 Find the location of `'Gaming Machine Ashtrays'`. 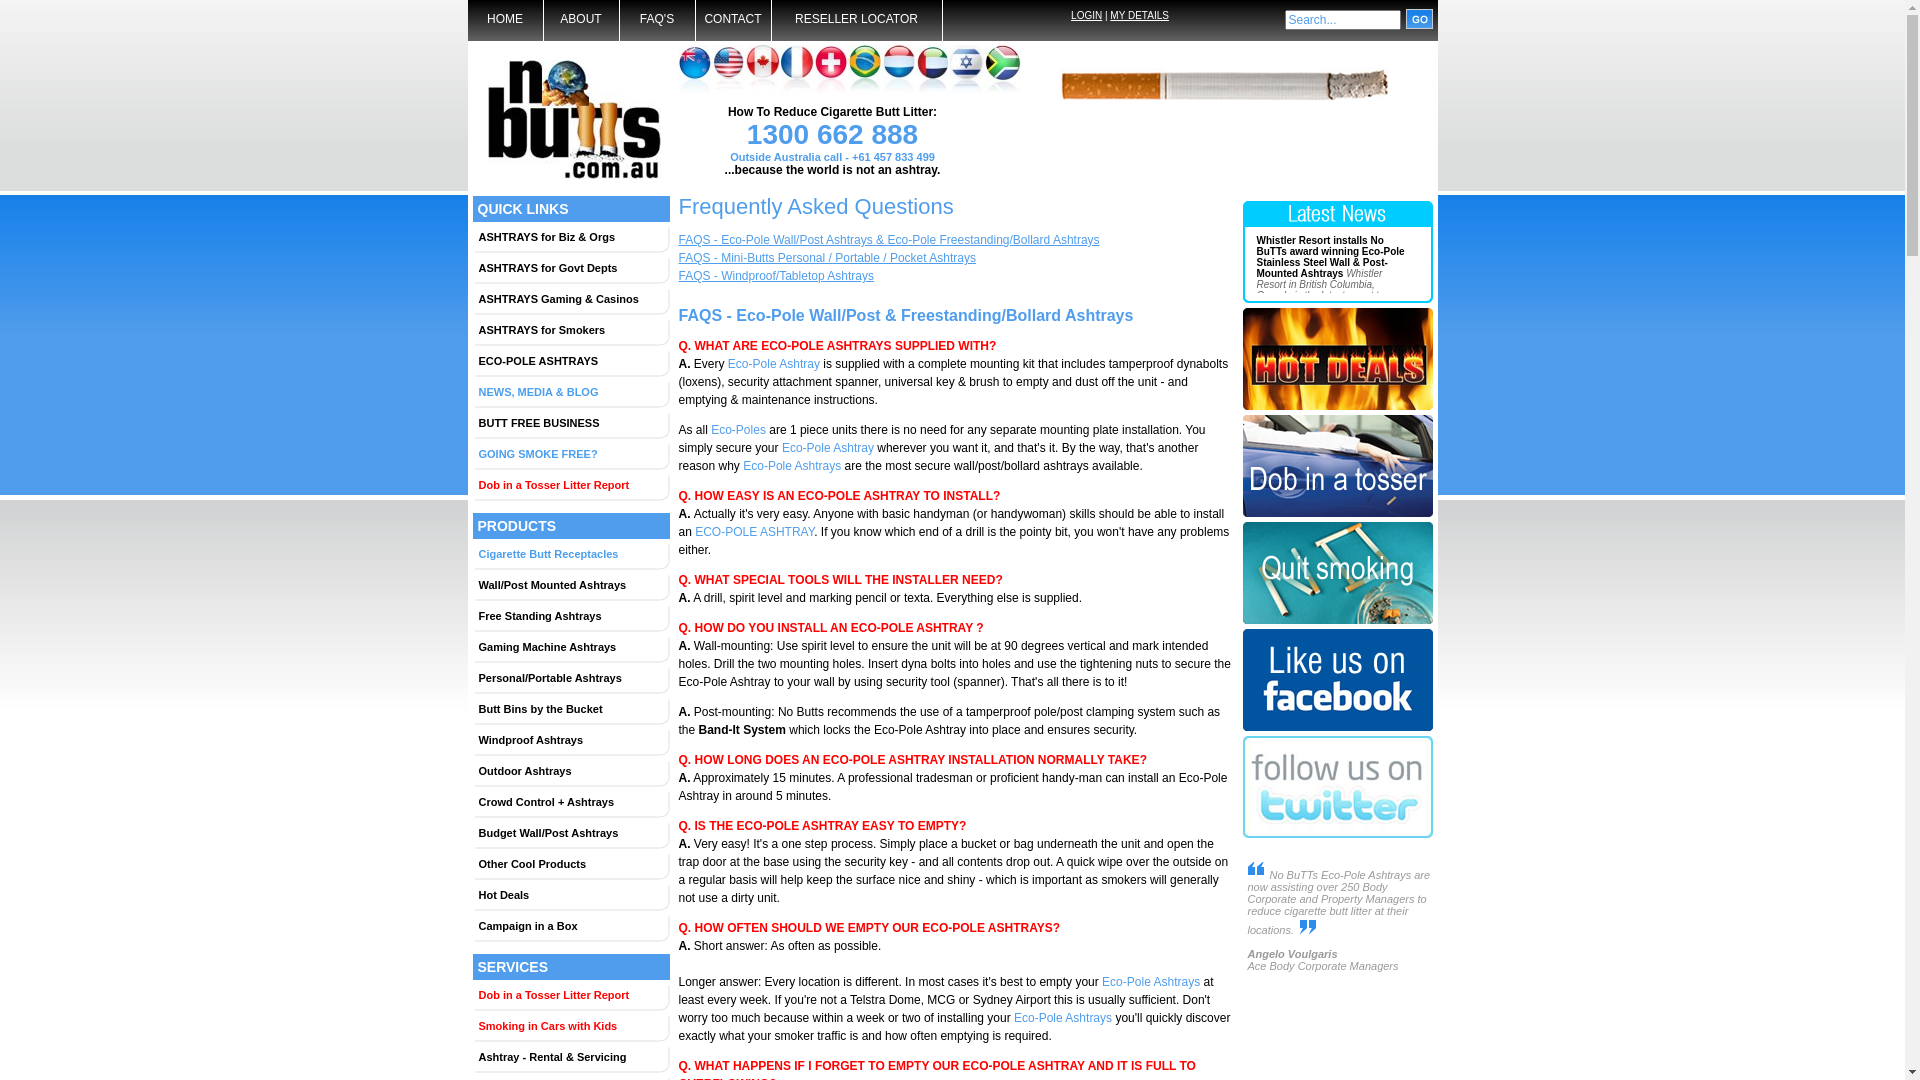

'Gaming Machine Ashtrays' is located at coordinates (473, 647).